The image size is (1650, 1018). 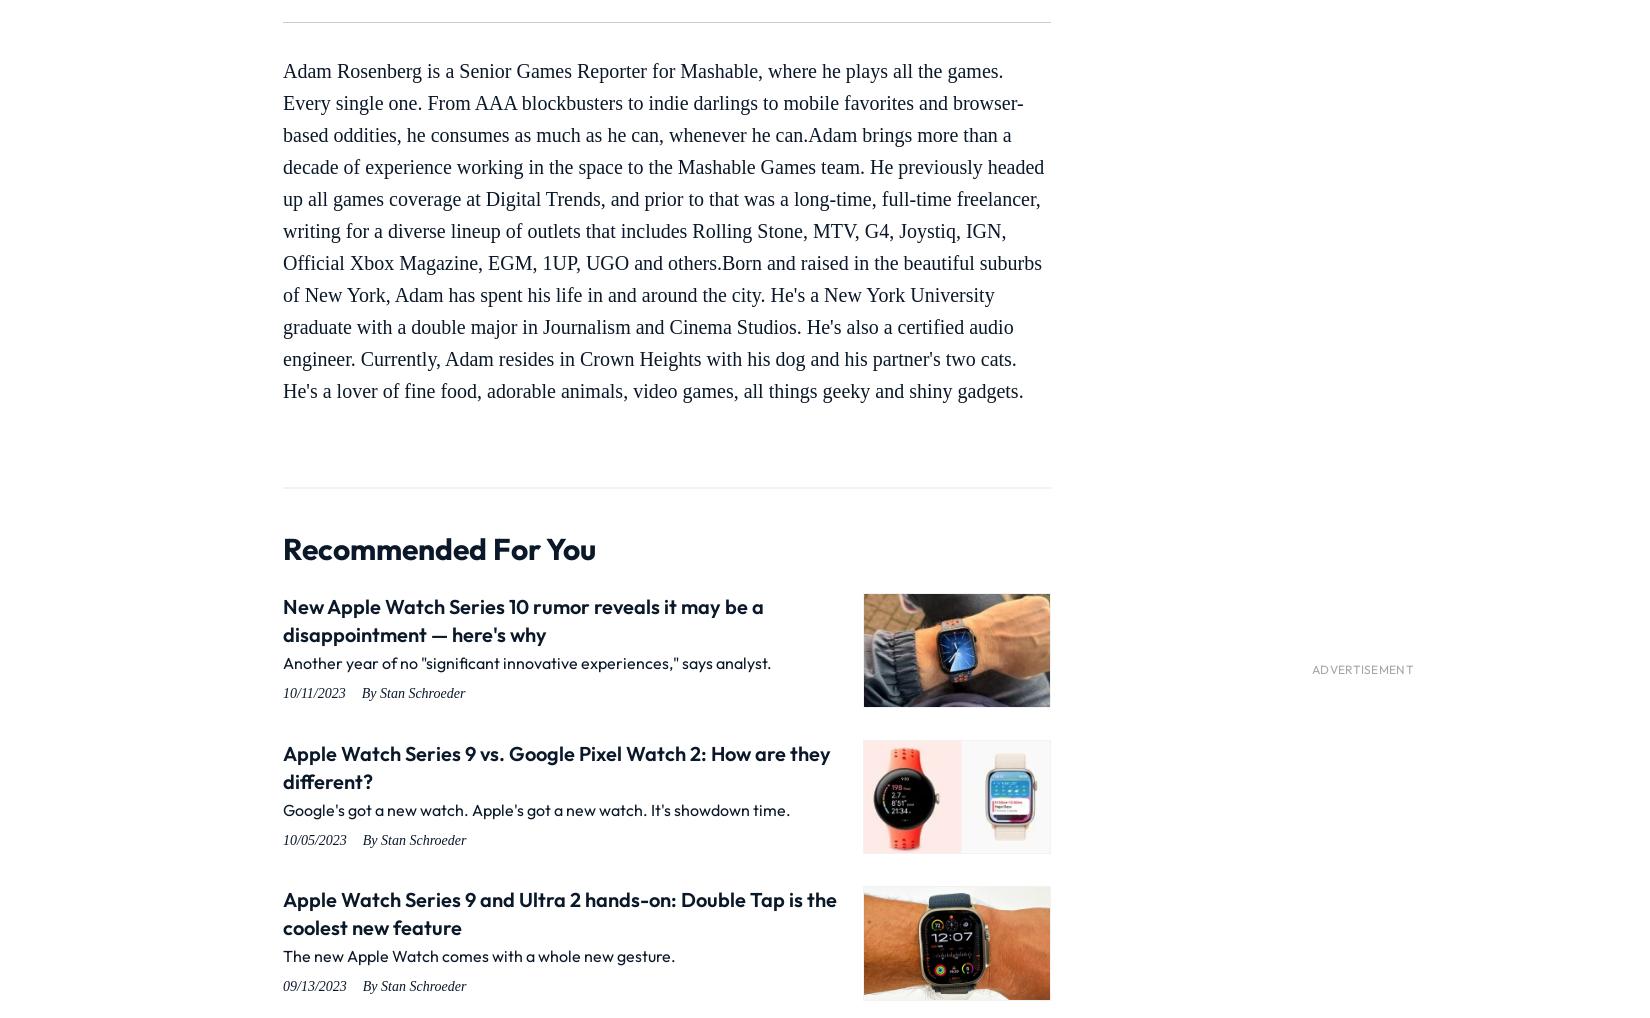 What do you see at coordinates (526, 663) in the screenshot?
I see `'Another year of no "significant innovative experiences," says analyst.'` at bounding box center [526, 663].